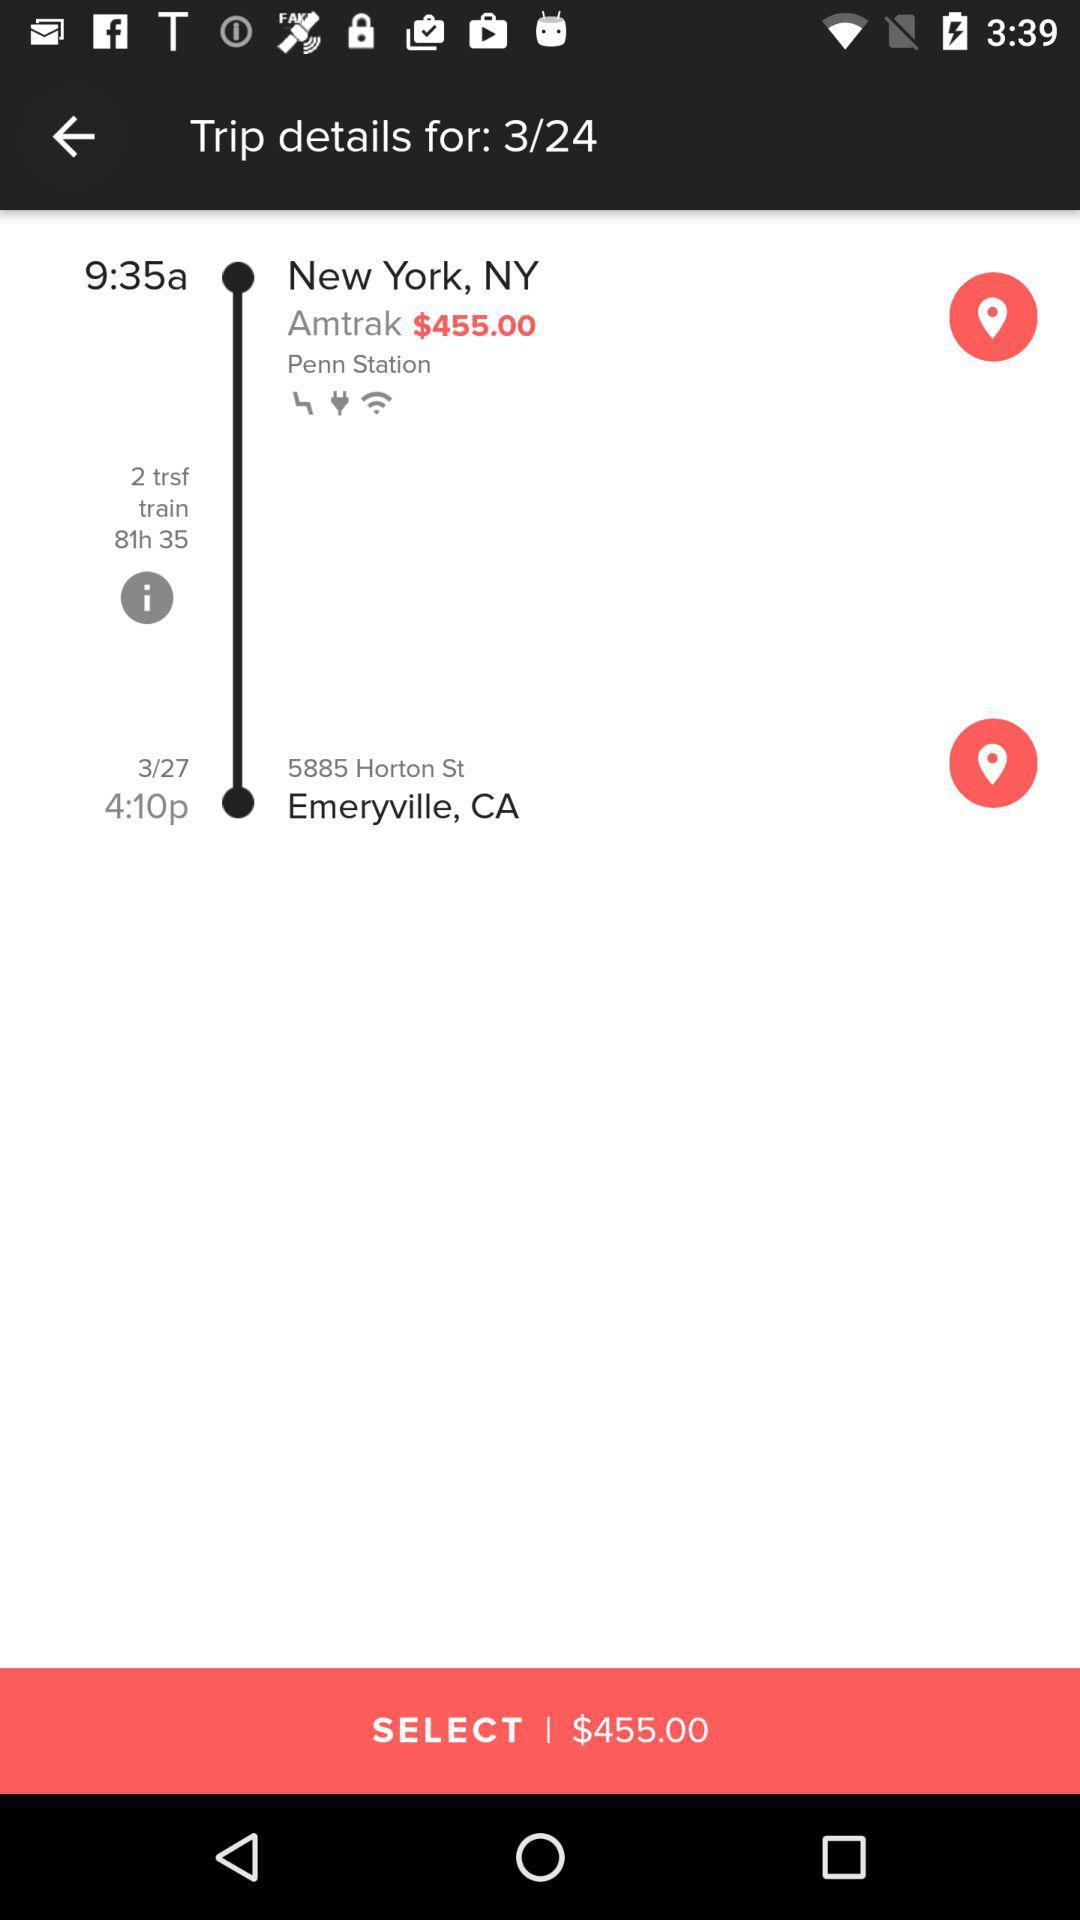 Image resolution: width=1080 pixels, height=1920 pixels. Describe the element at coordinates (993, 762) in the screenshot. I see `asking location` at that location.